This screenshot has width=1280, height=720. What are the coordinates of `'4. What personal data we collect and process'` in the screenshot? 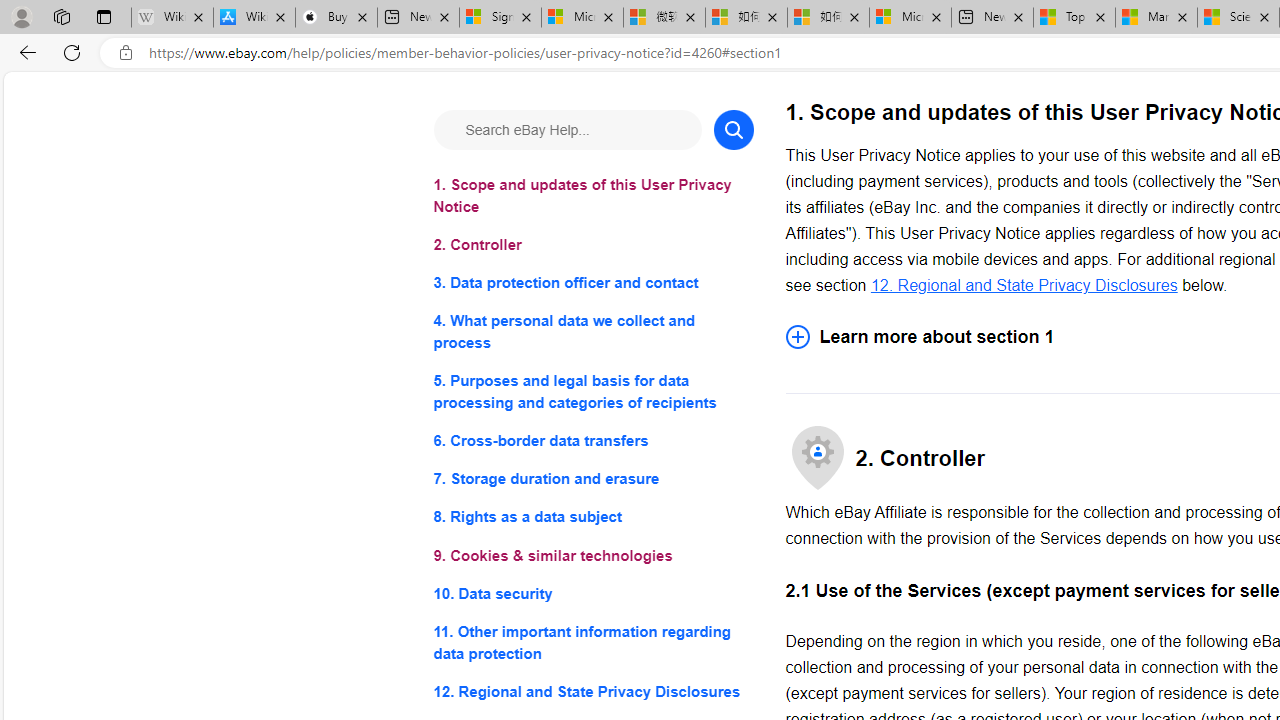 It's located at (592, 331).